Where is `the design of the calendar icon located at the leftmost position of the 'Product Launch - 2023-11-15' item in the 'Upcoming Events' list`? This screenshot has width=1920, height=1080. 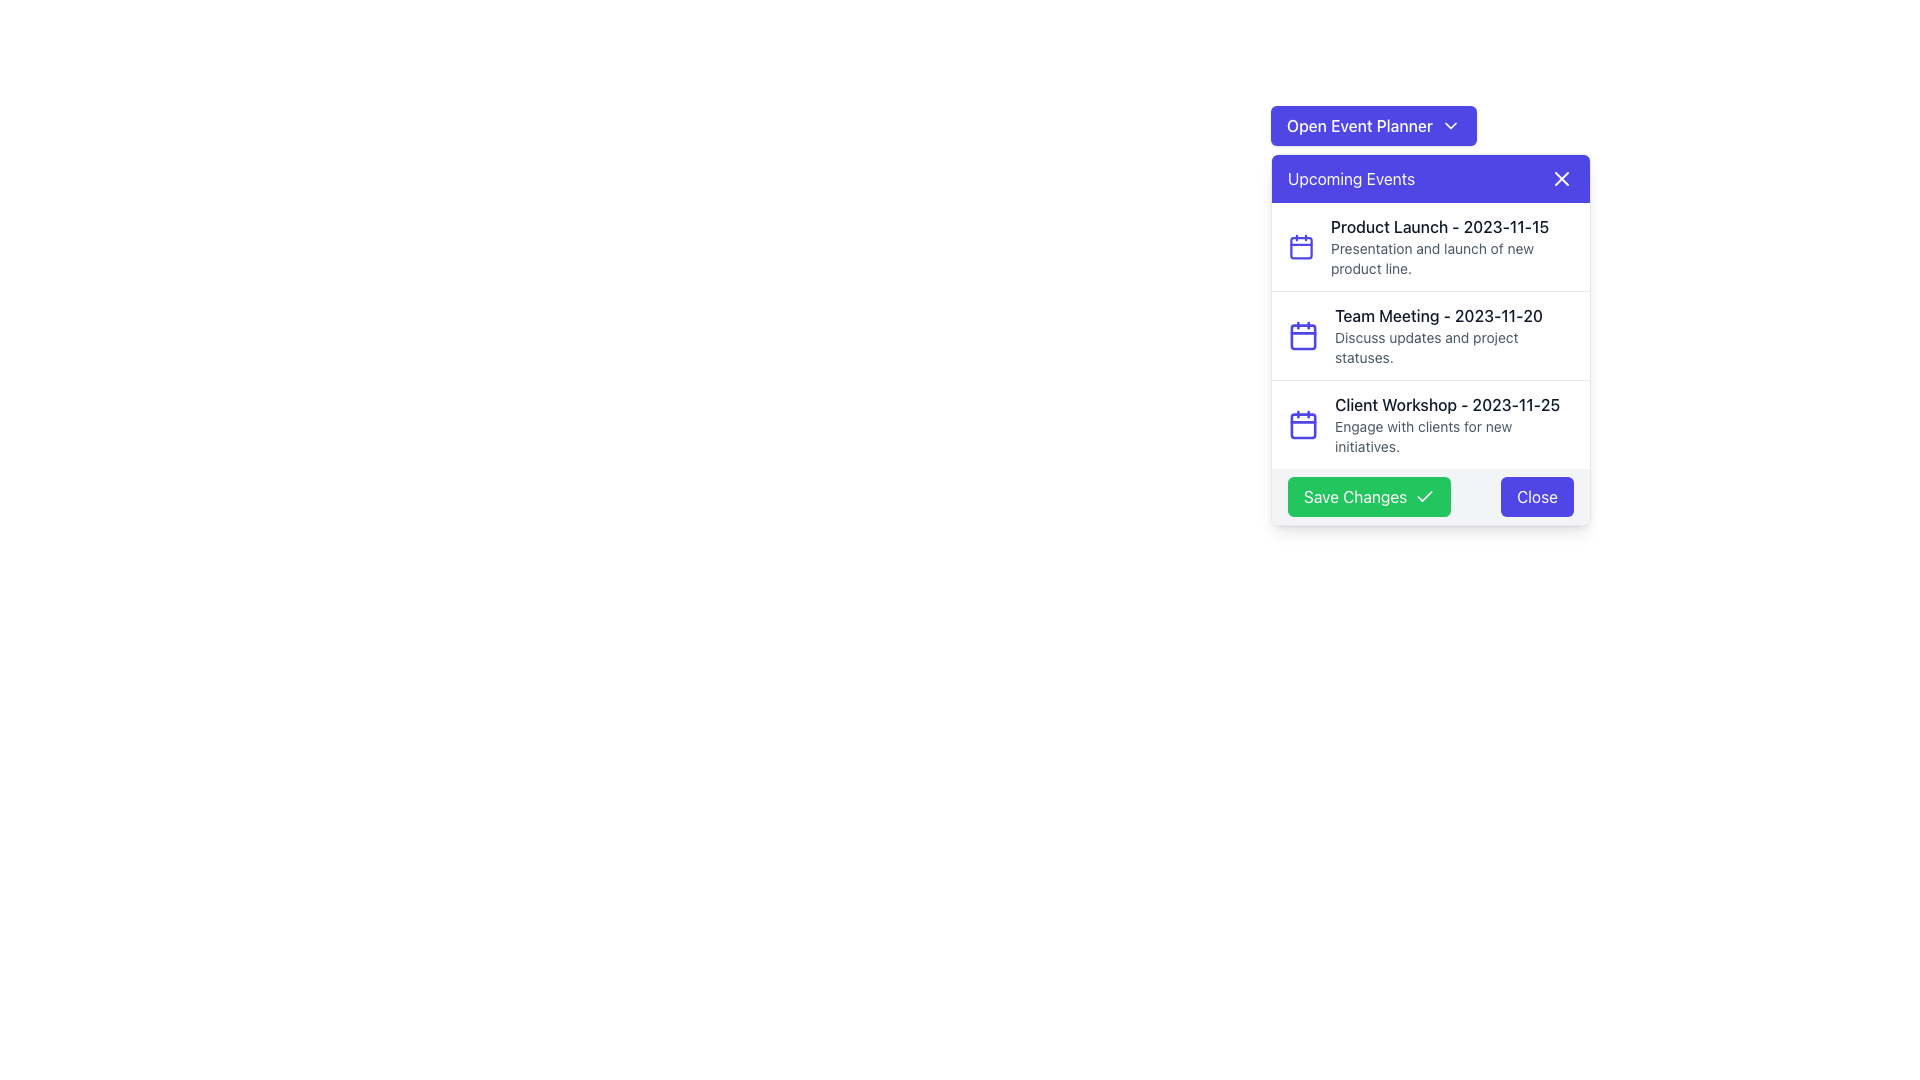 the design of the calendar icon located at the leftmost position of the 'Product Launch - 2023-11-15' item in the 'Upcoming Events' list is located at coordinates (1301, 245).